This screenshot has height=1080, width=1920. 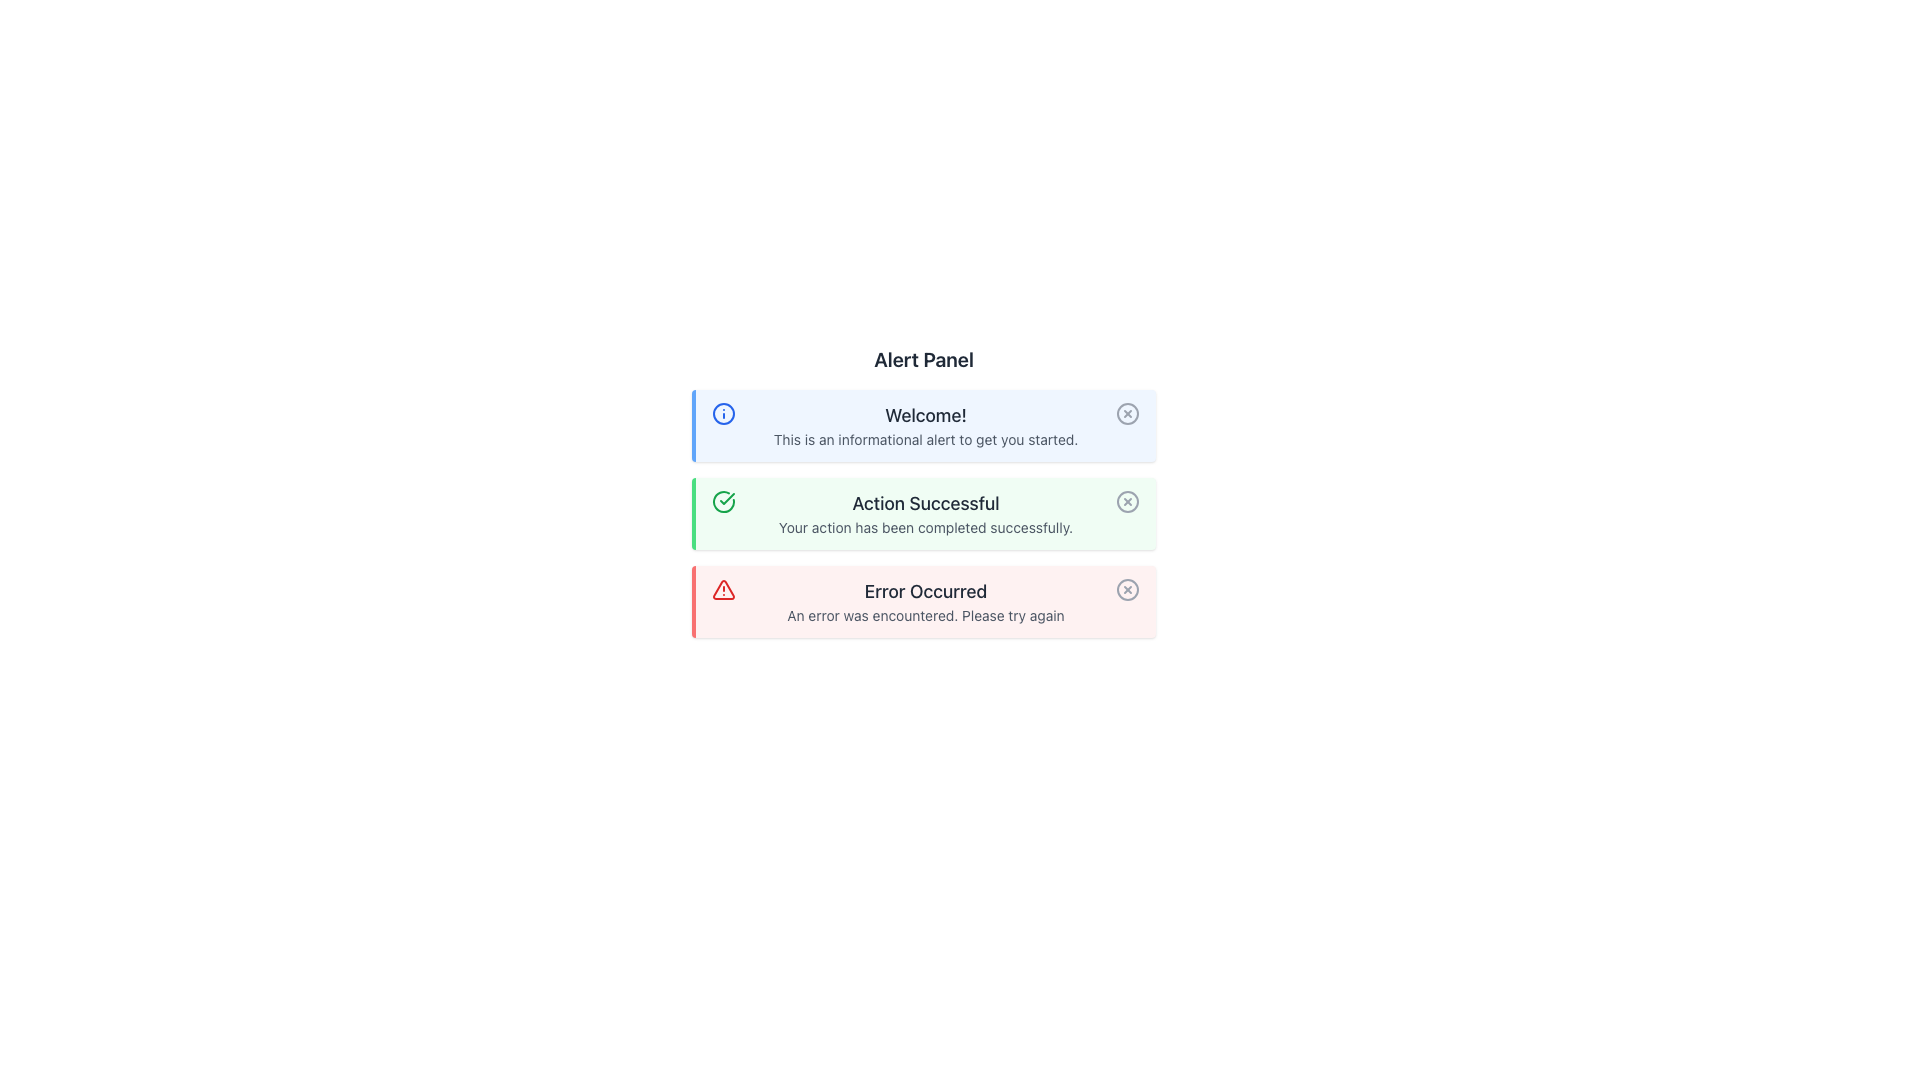 I want to click on the error header text which is the first line in the red-background alert box at the bottom of the alert panel, so click(x=925, y=590).